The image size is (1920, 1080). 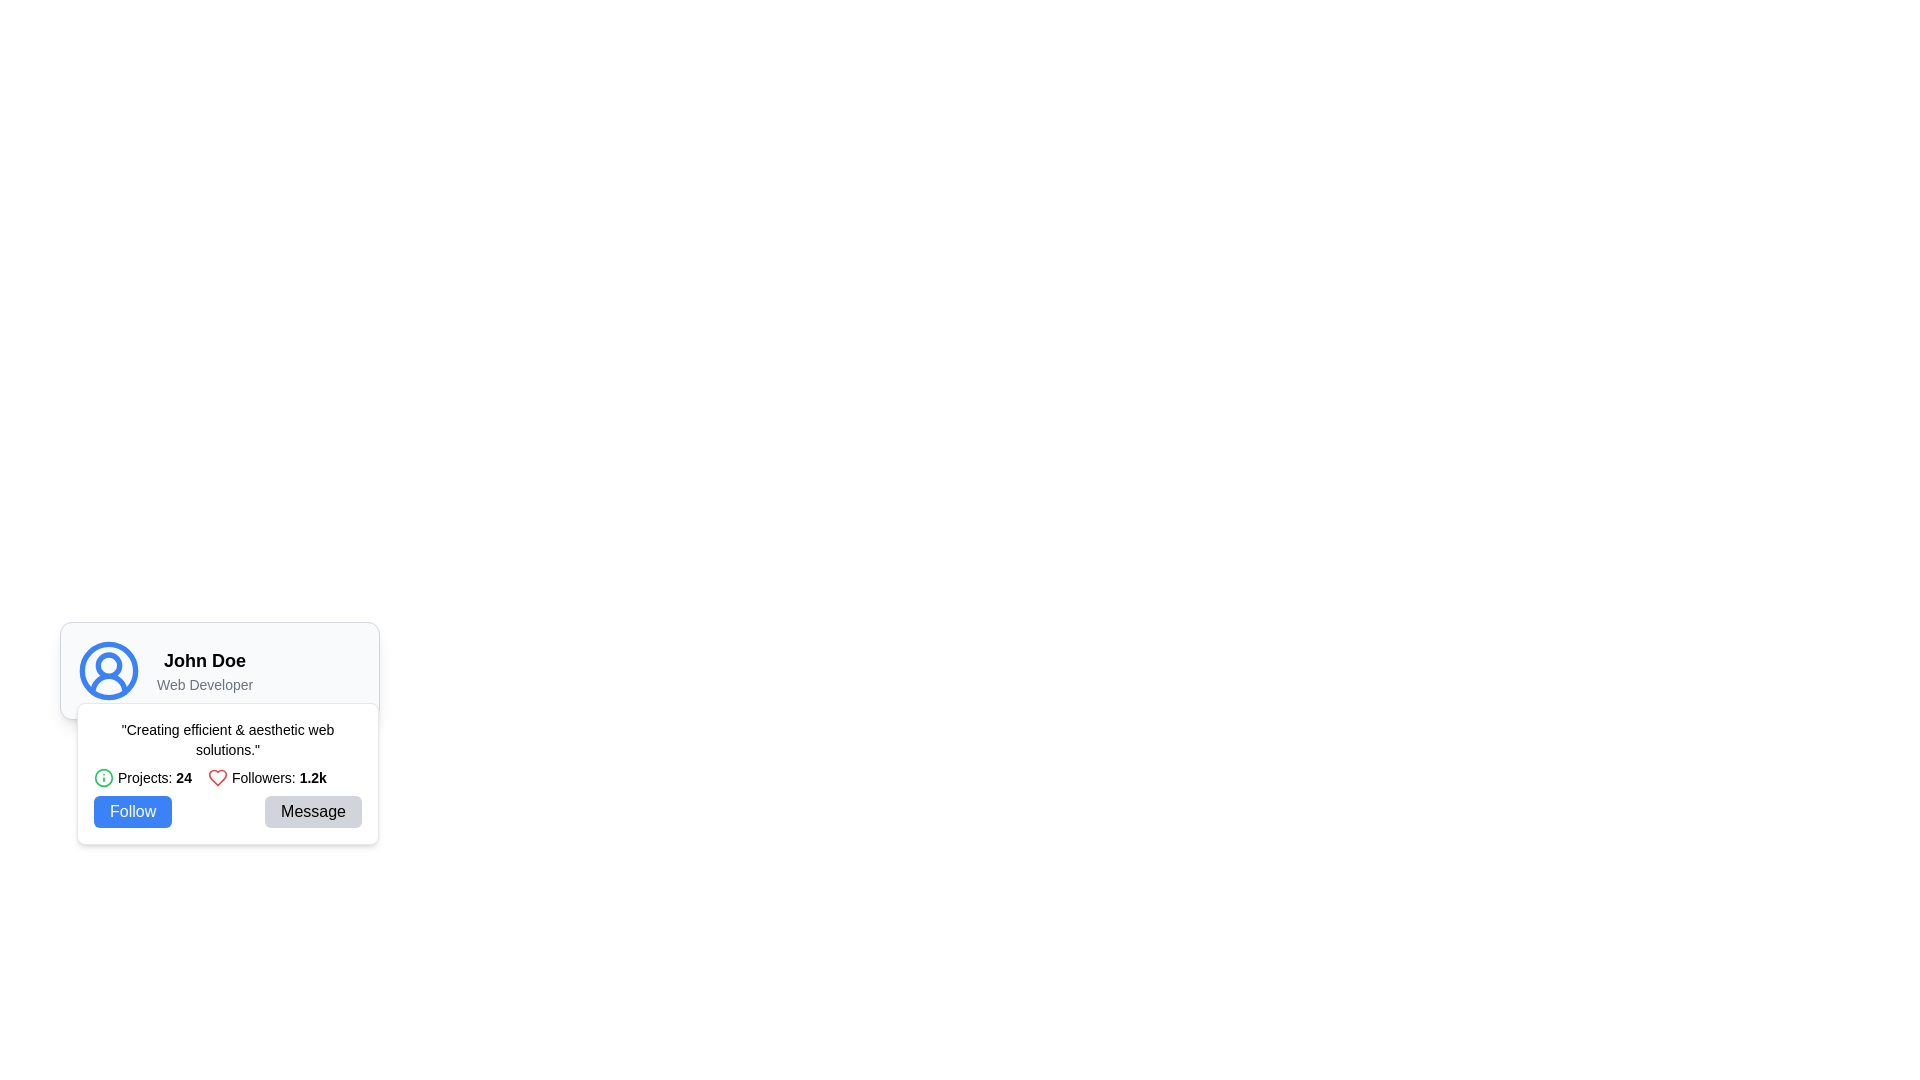 What do you see at coordinates (227, 777) in the screenshot?
I see `the Information display section that shows the user's metadata, including projects and followers, if it is interactive` at bounding box center [227, 777].